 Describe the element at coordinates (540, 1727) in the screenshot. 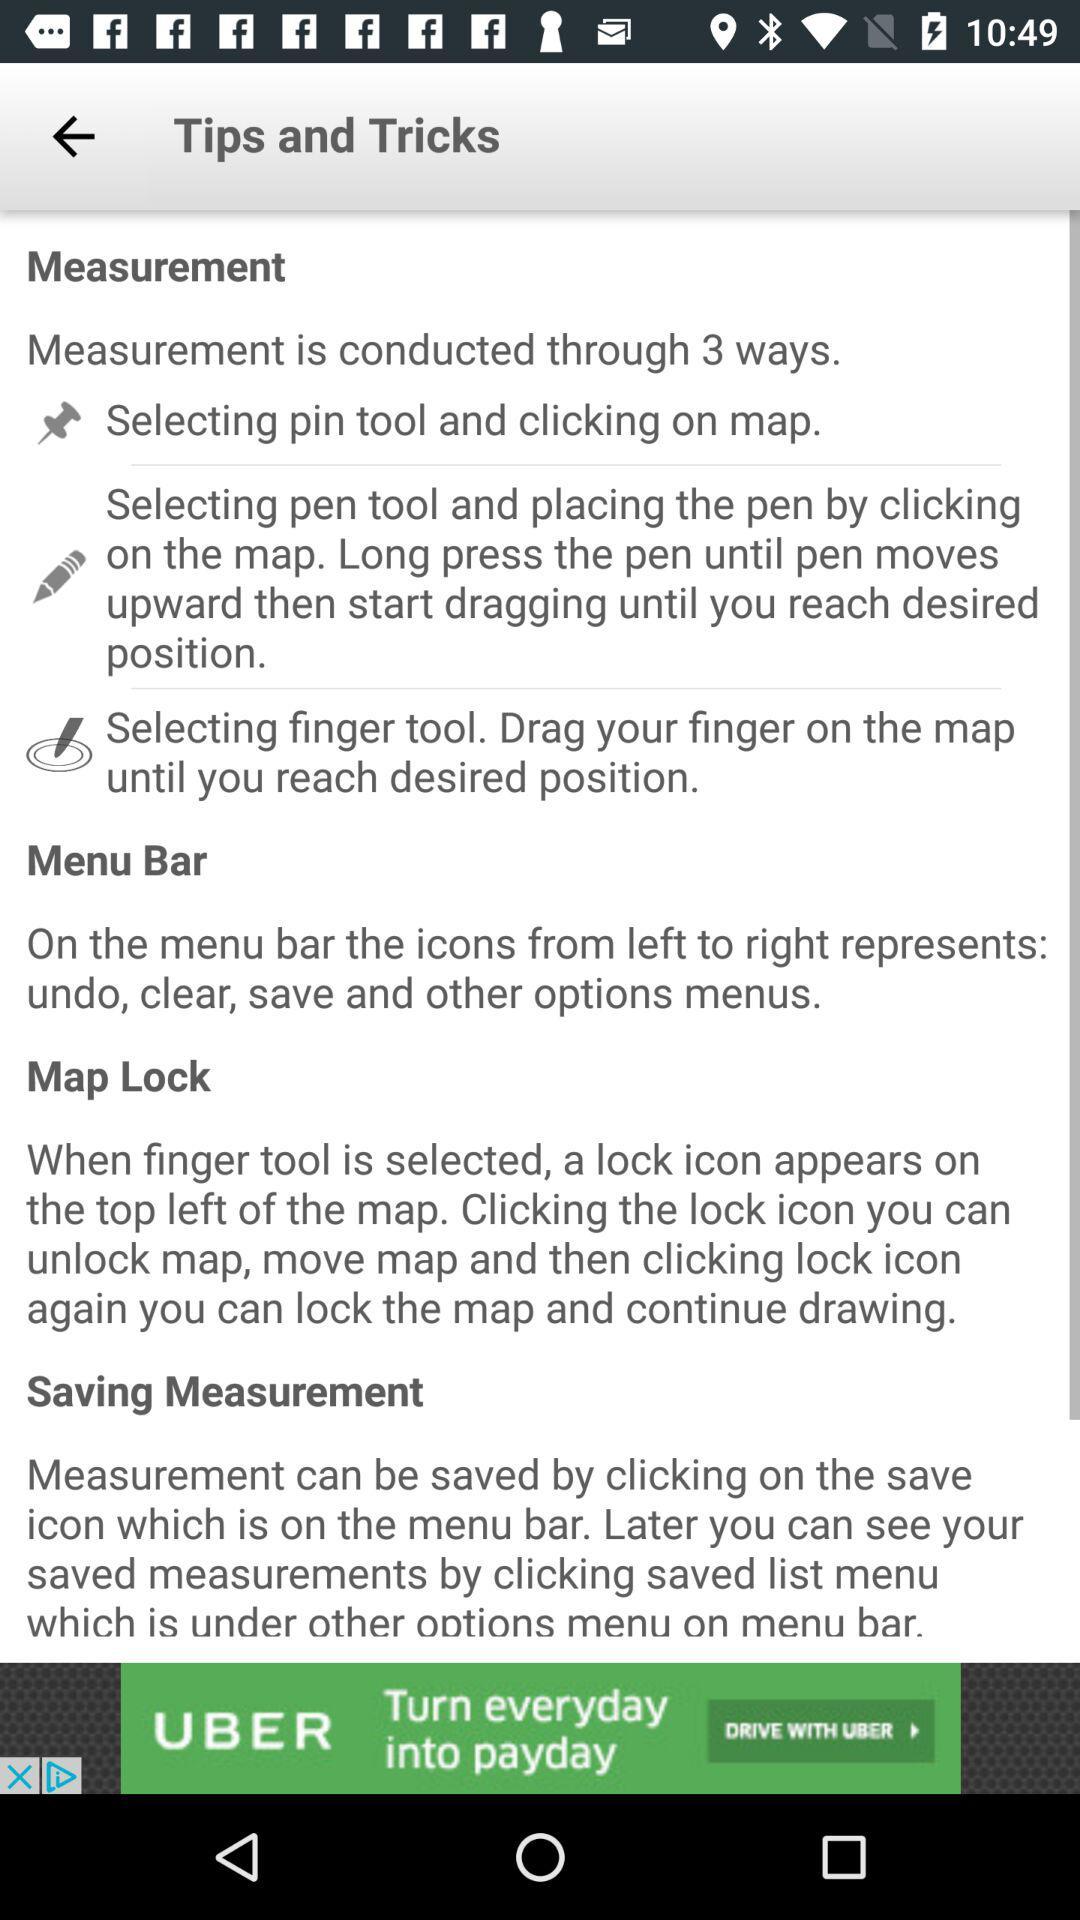

I see `advertisement` at that location.